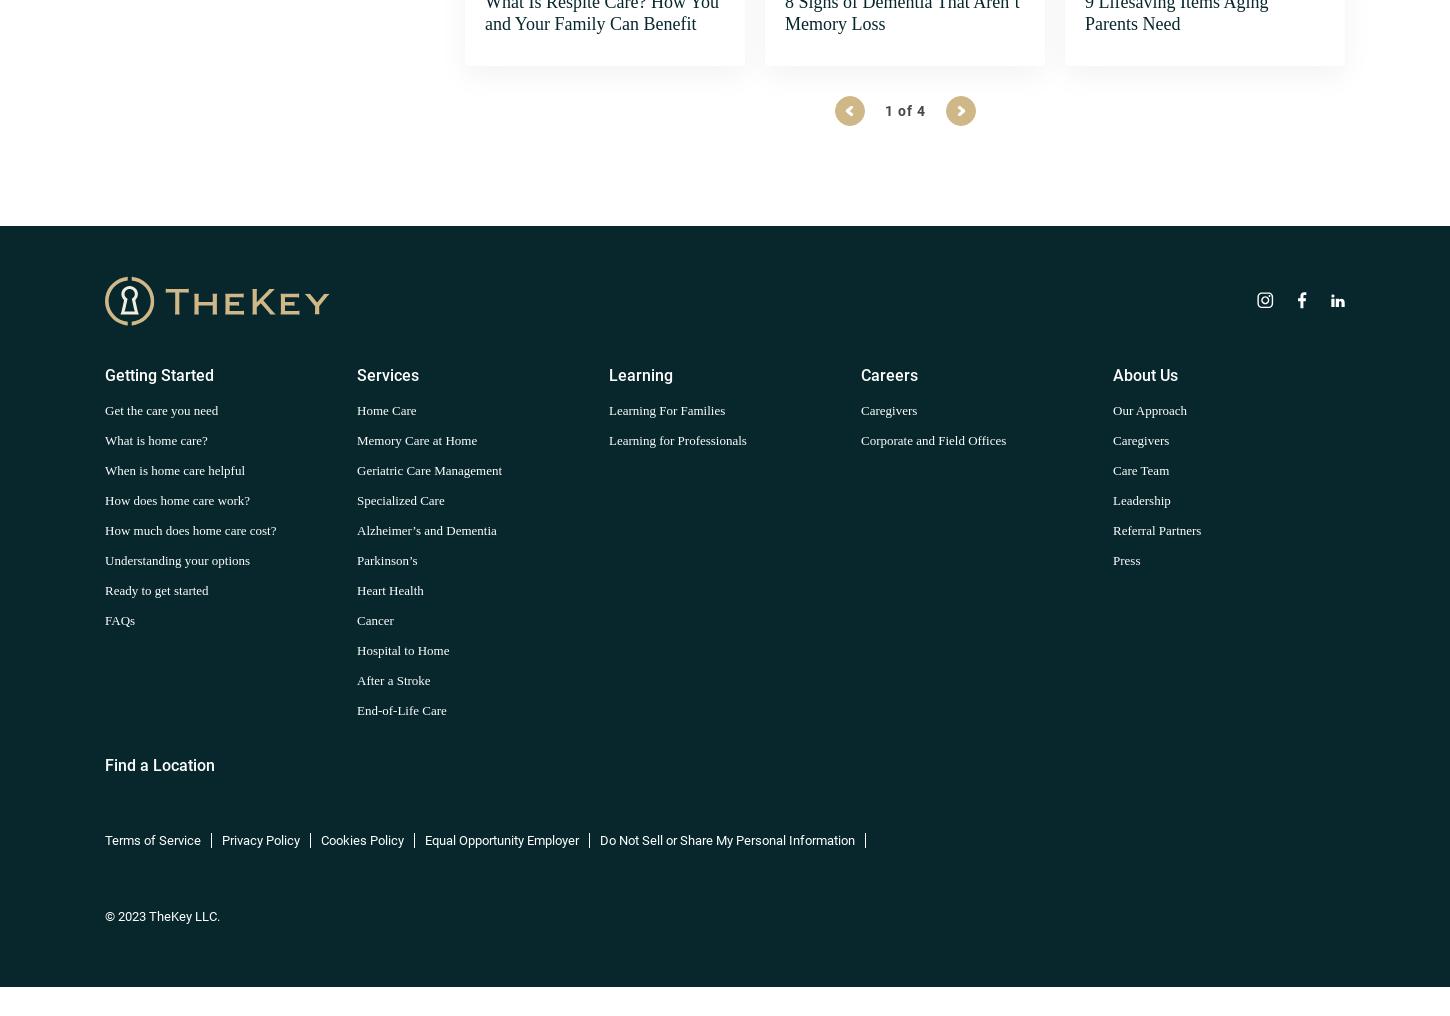 This screenshot has height=1016, width=1450. I want to click on 'Cookies Policy', so click(362, 839).